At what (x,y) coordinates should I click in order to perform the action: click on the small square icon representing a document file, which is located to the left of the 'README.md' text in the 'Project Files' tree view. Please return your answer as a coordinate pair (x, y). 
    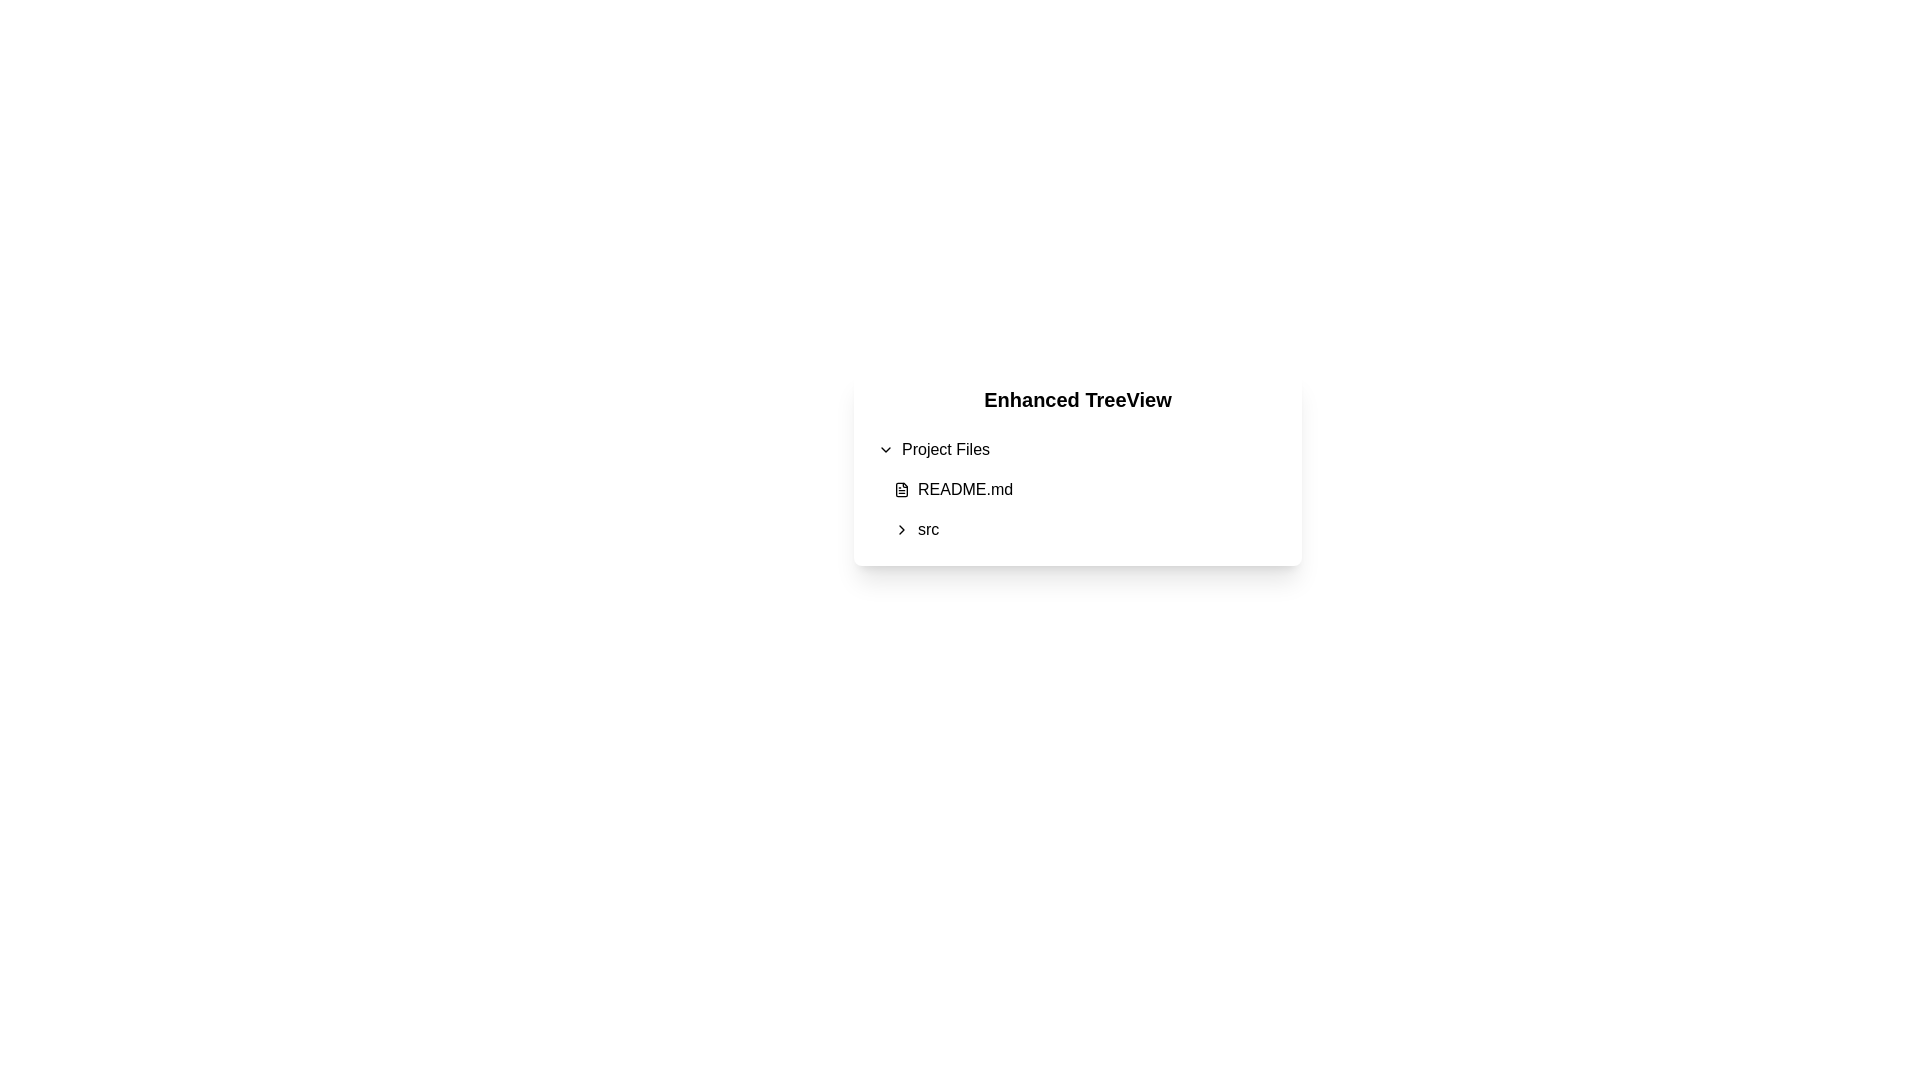
    Looking at the image, I should click on (901, 489).